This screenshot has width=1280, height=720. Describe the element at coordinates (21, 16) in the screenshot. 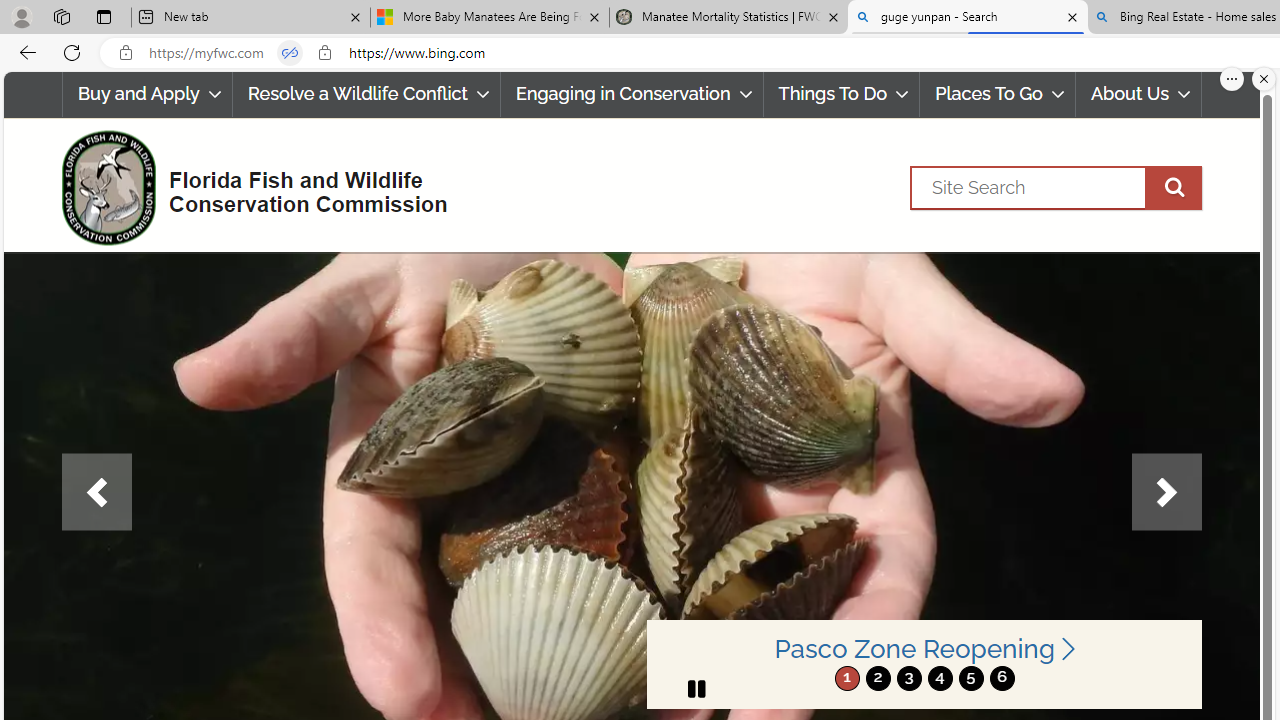

I see `'Personal Profile'` at that location.